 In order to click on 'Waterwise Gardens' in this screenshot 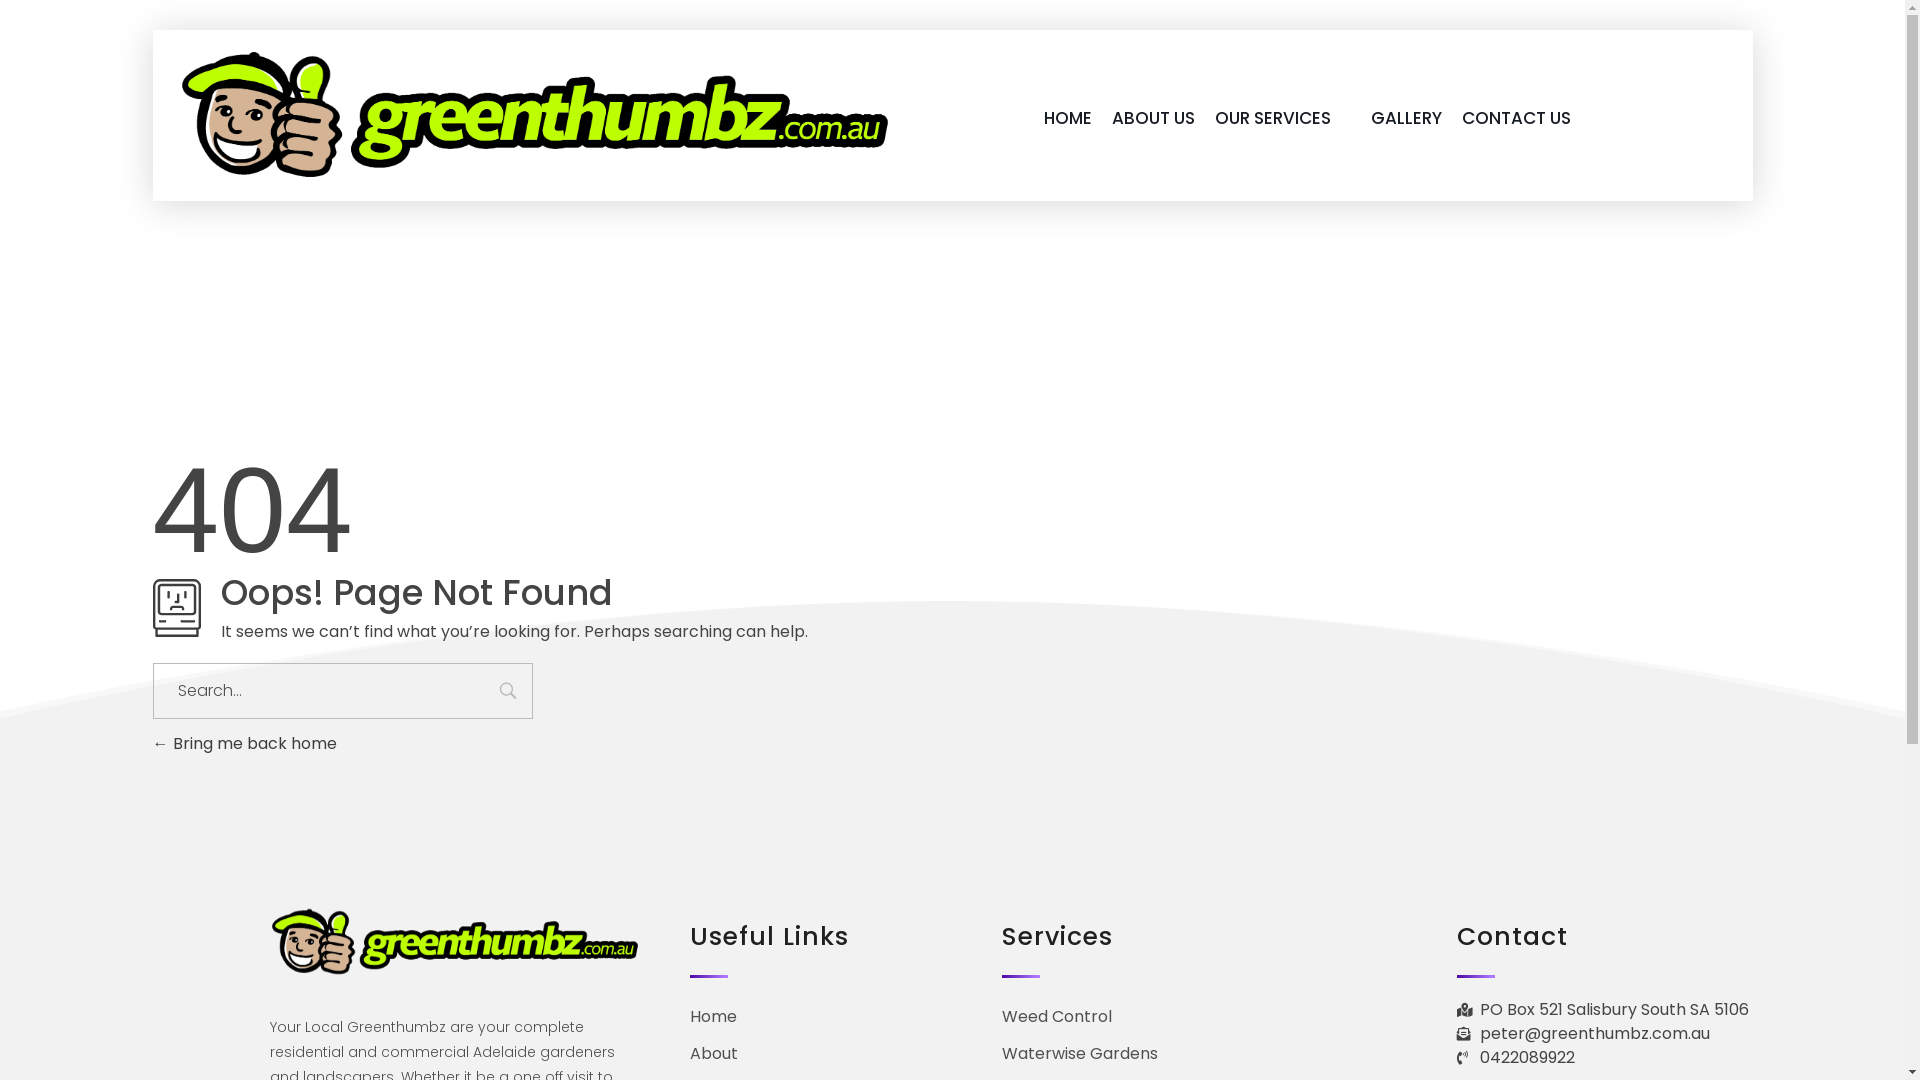, I will do `click(1079, 1052)`.